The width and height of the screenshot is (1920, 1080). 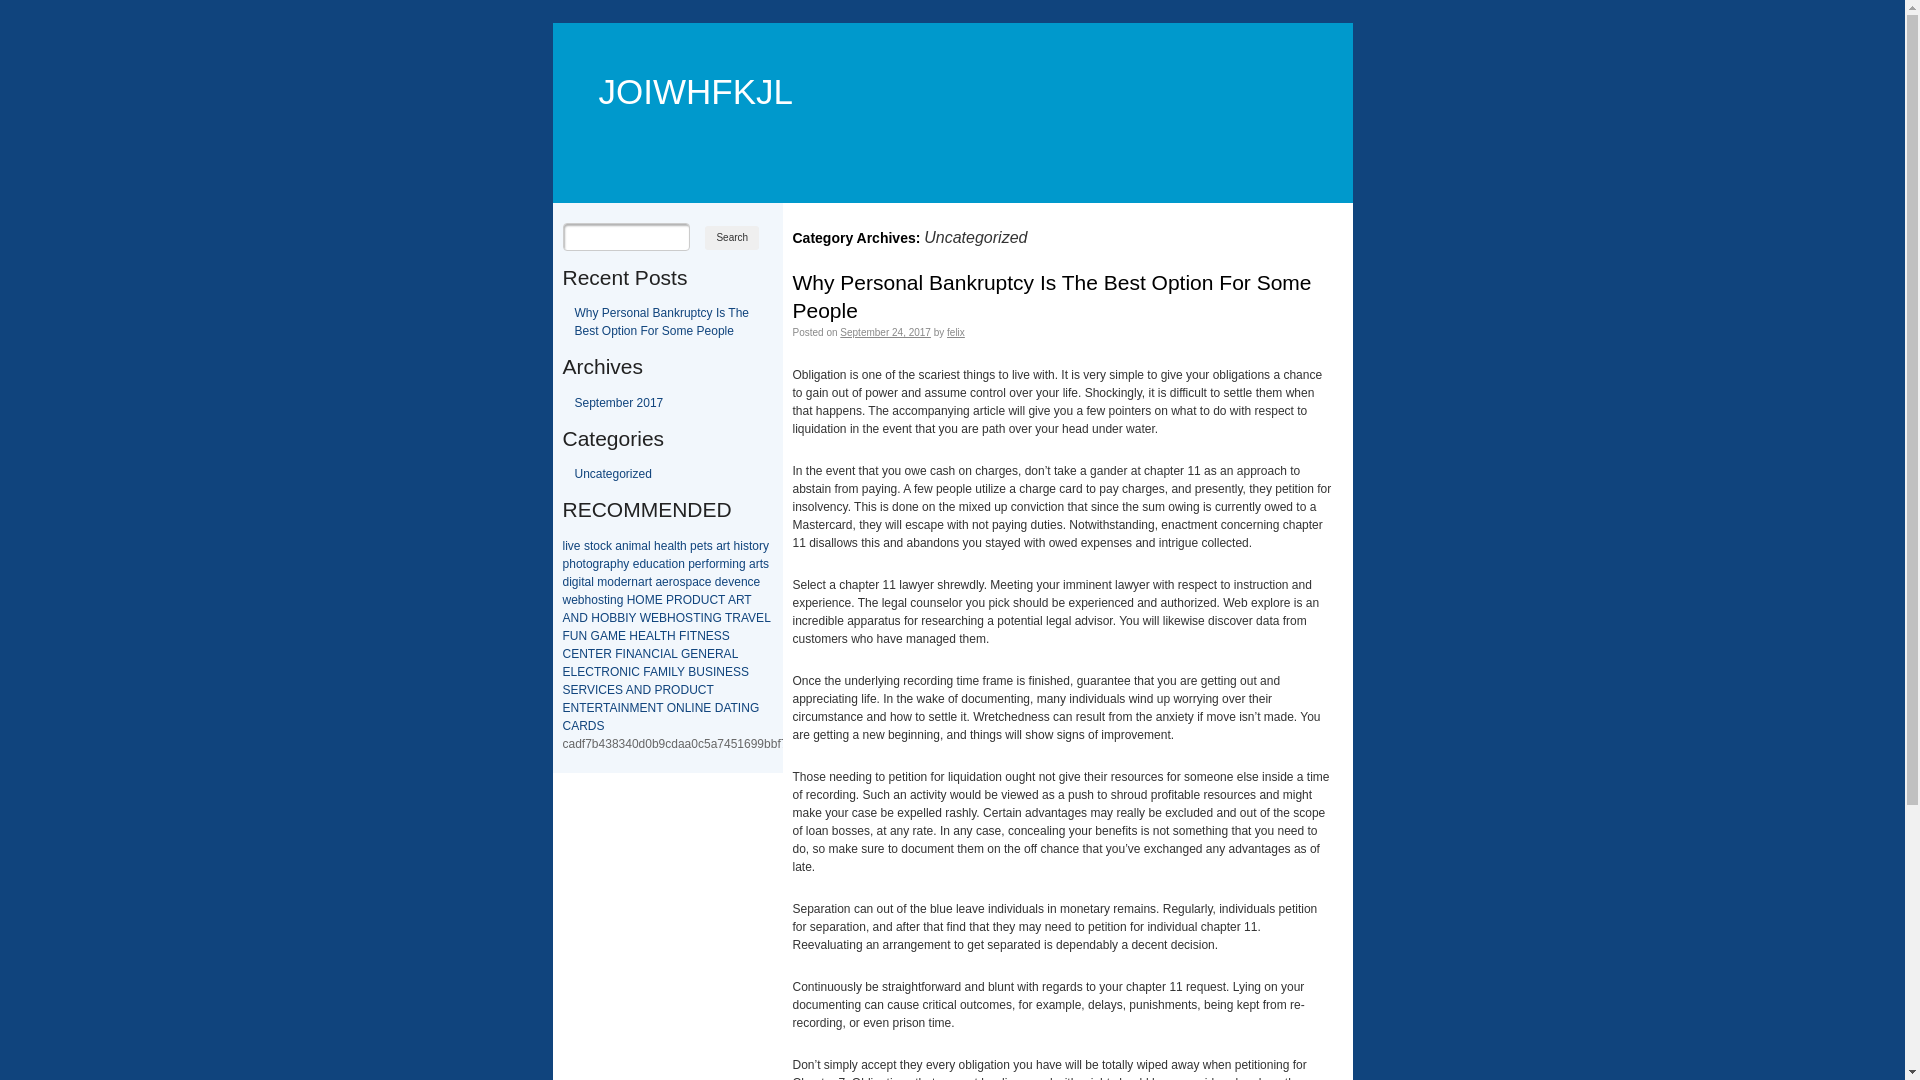 What do you see at coordinates (617, 654) in the screenshot?
I see `'F'` at bounding box center [617, 654].